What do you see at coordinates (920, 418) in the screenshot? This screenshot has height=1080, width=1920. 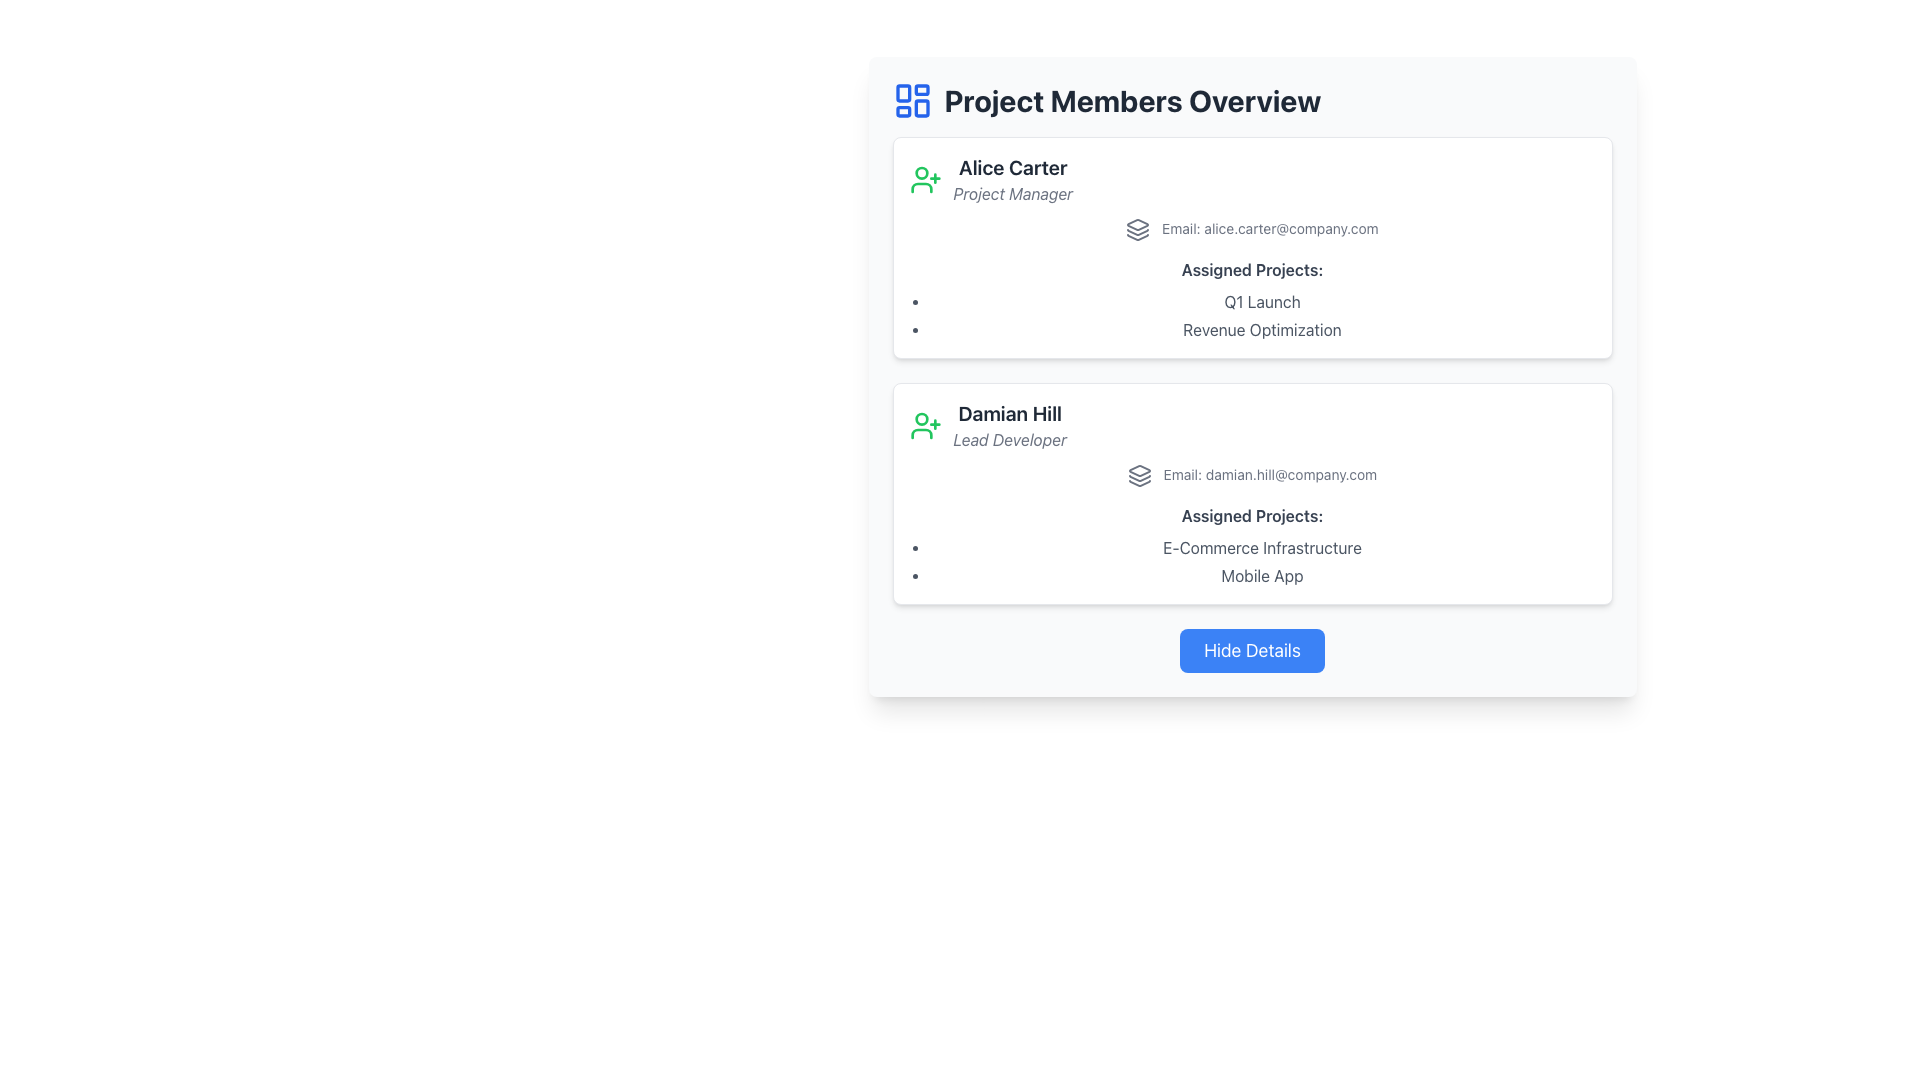 I see `the SVG Circle element representing the user profile icon with a plus sign, located in the second card under the 'Project Members Overview' section next to the name 'Damian Hill'` at bounding box center [920, 418].